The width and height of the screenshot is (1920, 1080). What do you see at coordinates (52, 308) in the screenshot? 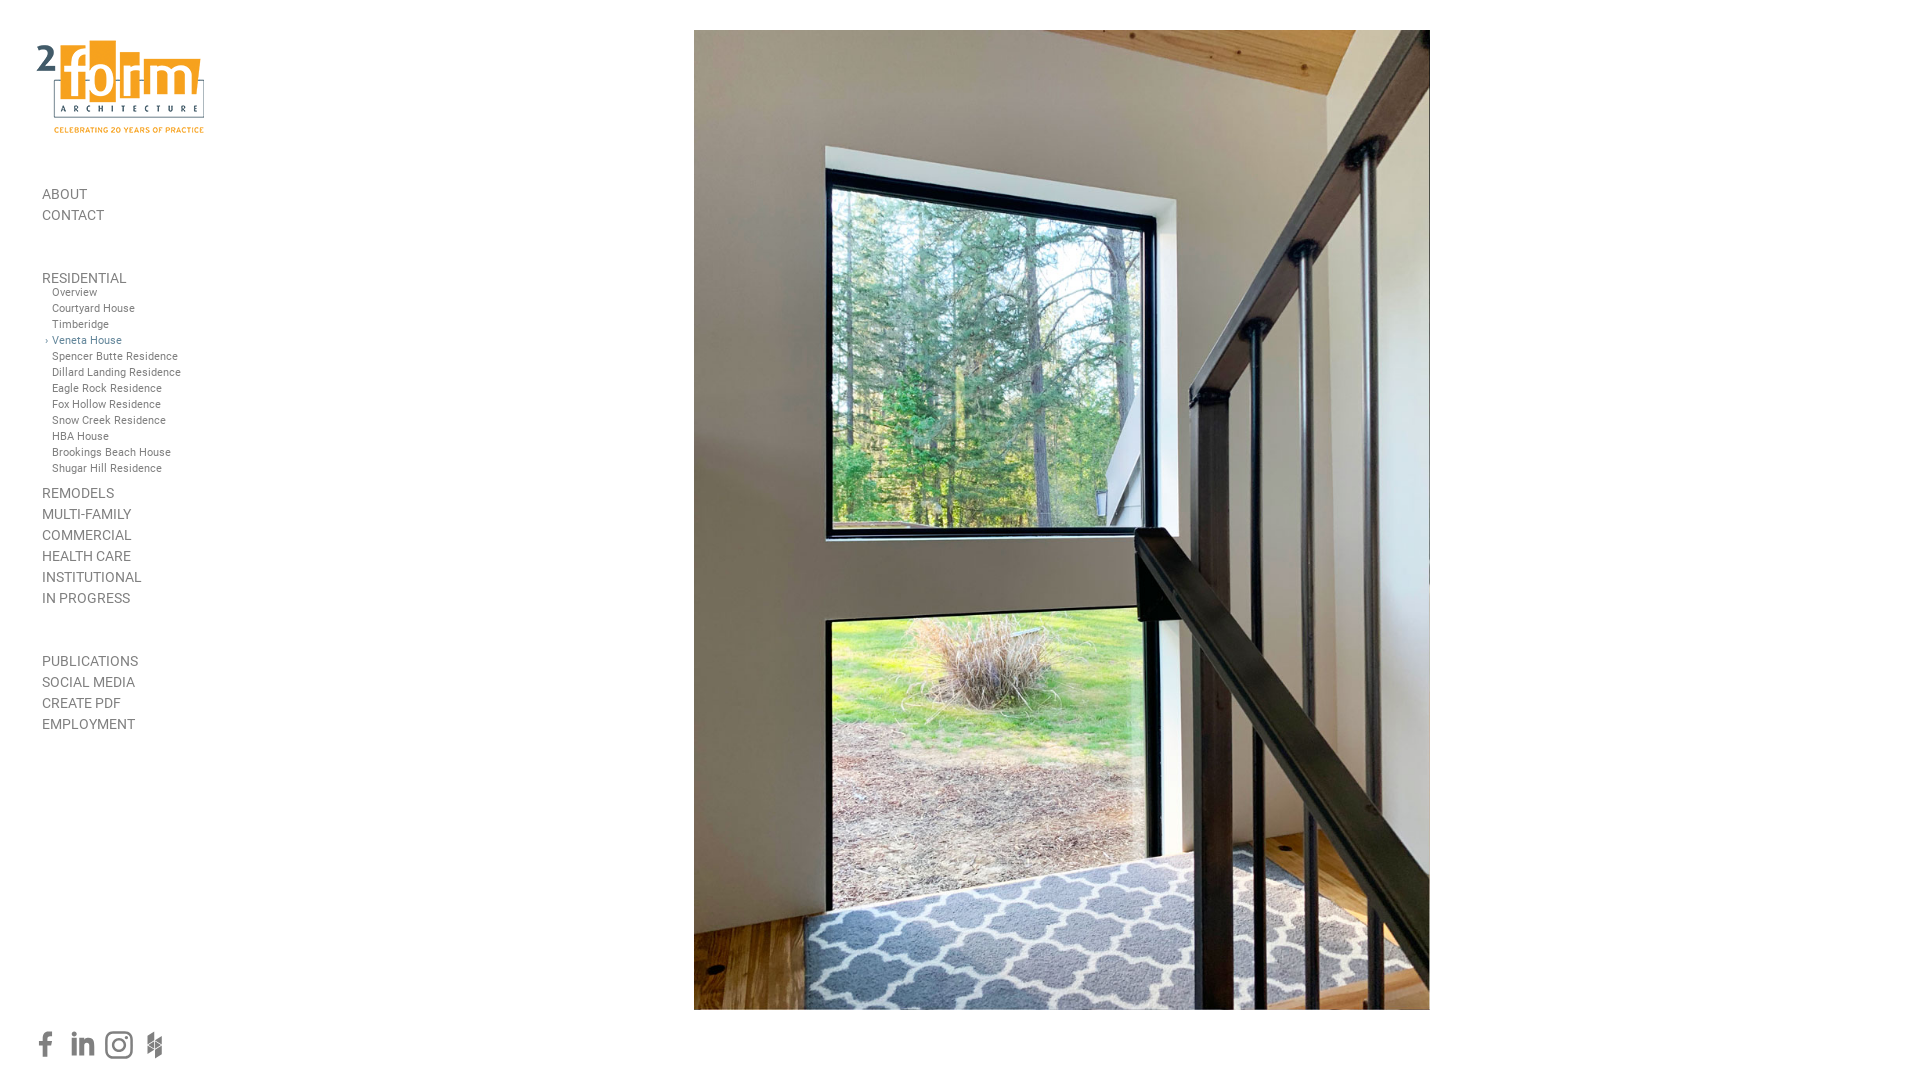
I see `'Courtyard House'` at bounding box center [52, 308].